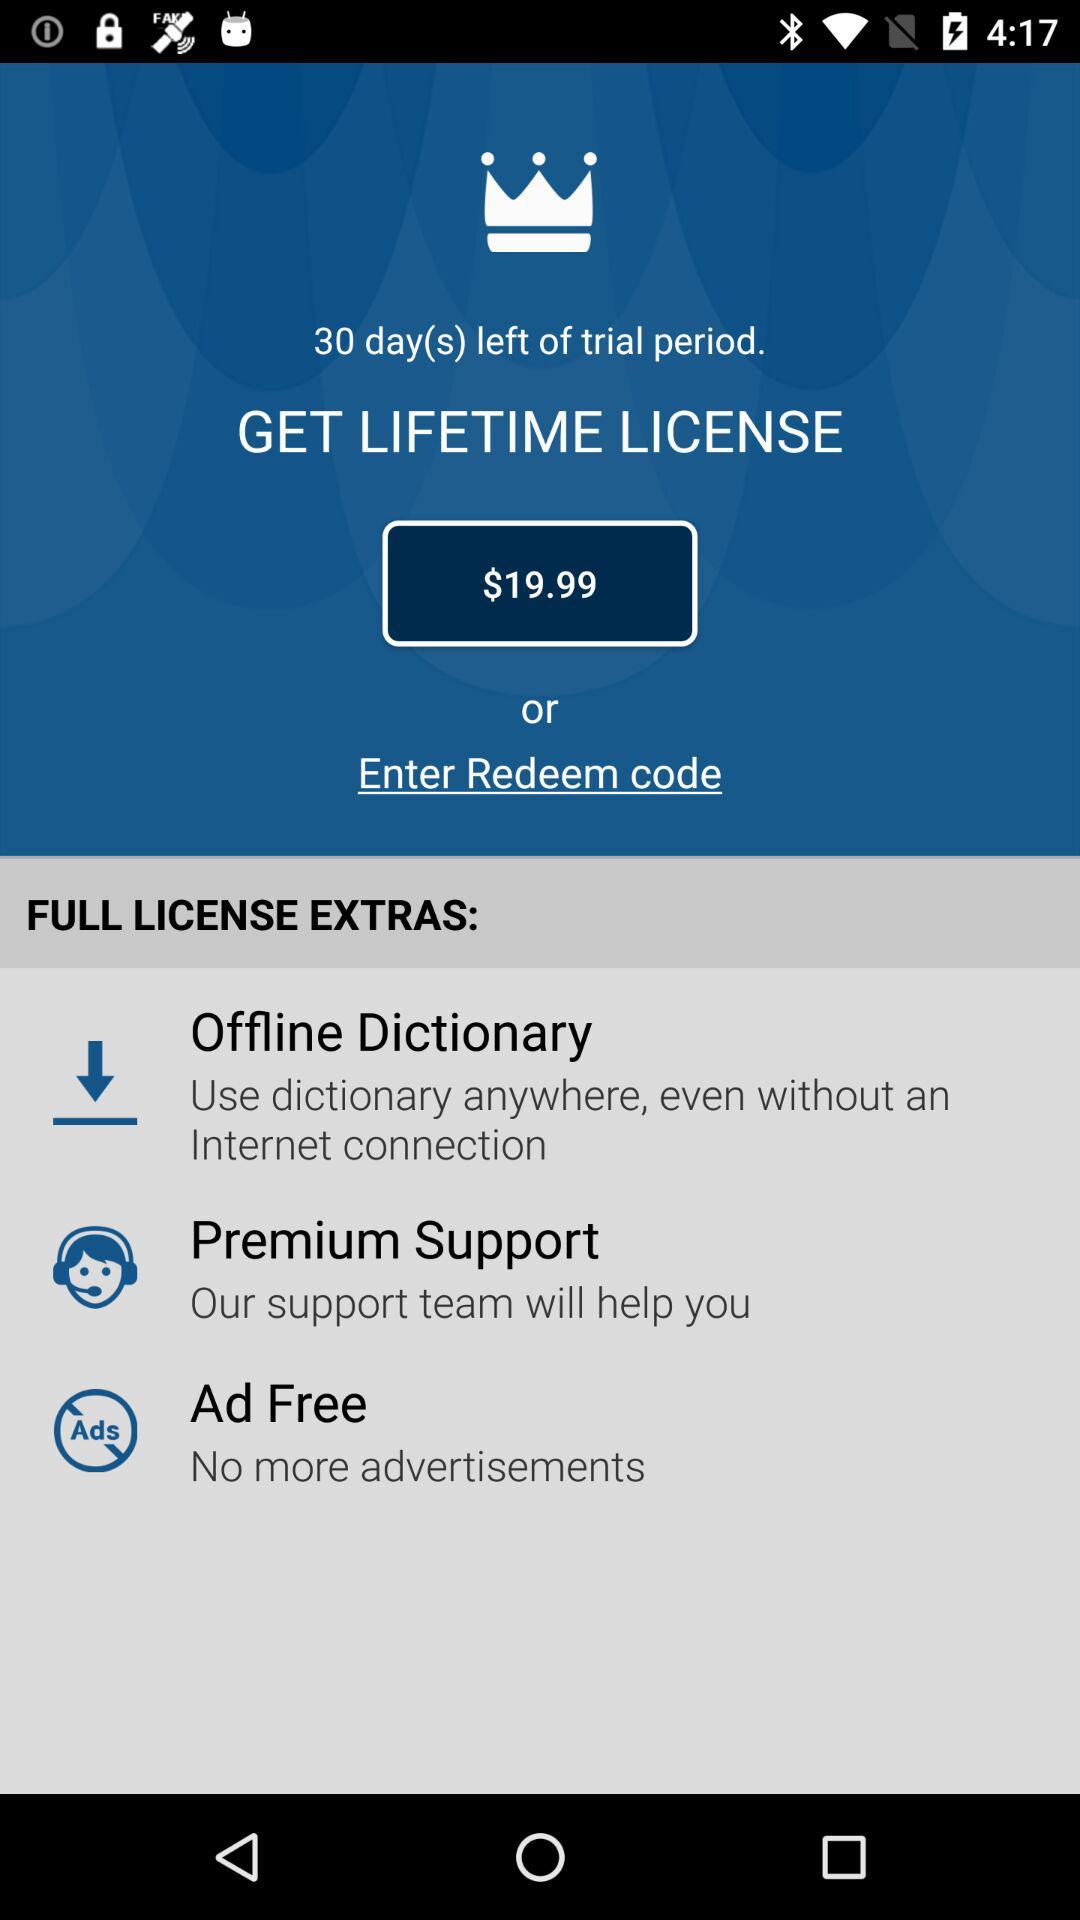  What do you see at coordinates (540, 770) in the screenshot?
I see `the enter redeem code icon` at bounding box center [540, 770].